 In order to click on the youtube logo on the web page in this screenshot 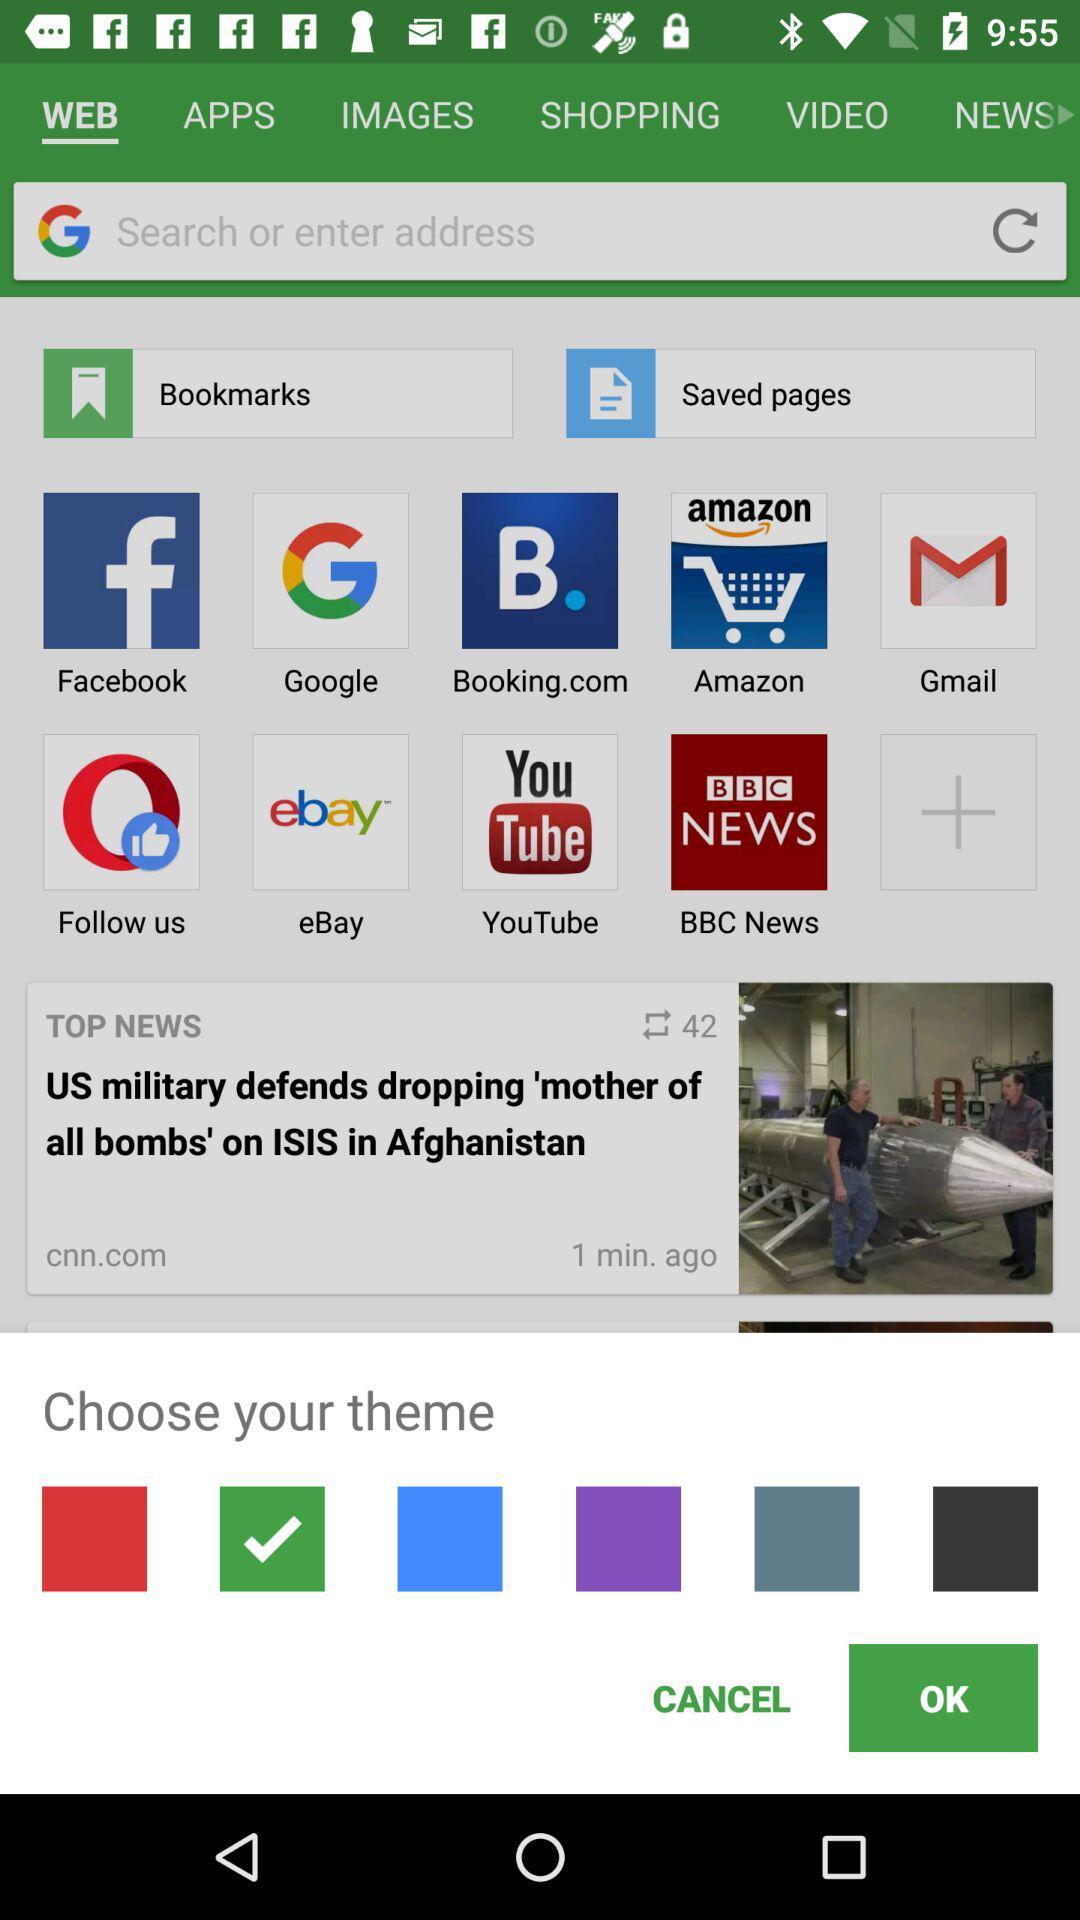, I will do `click(540, 829)`.